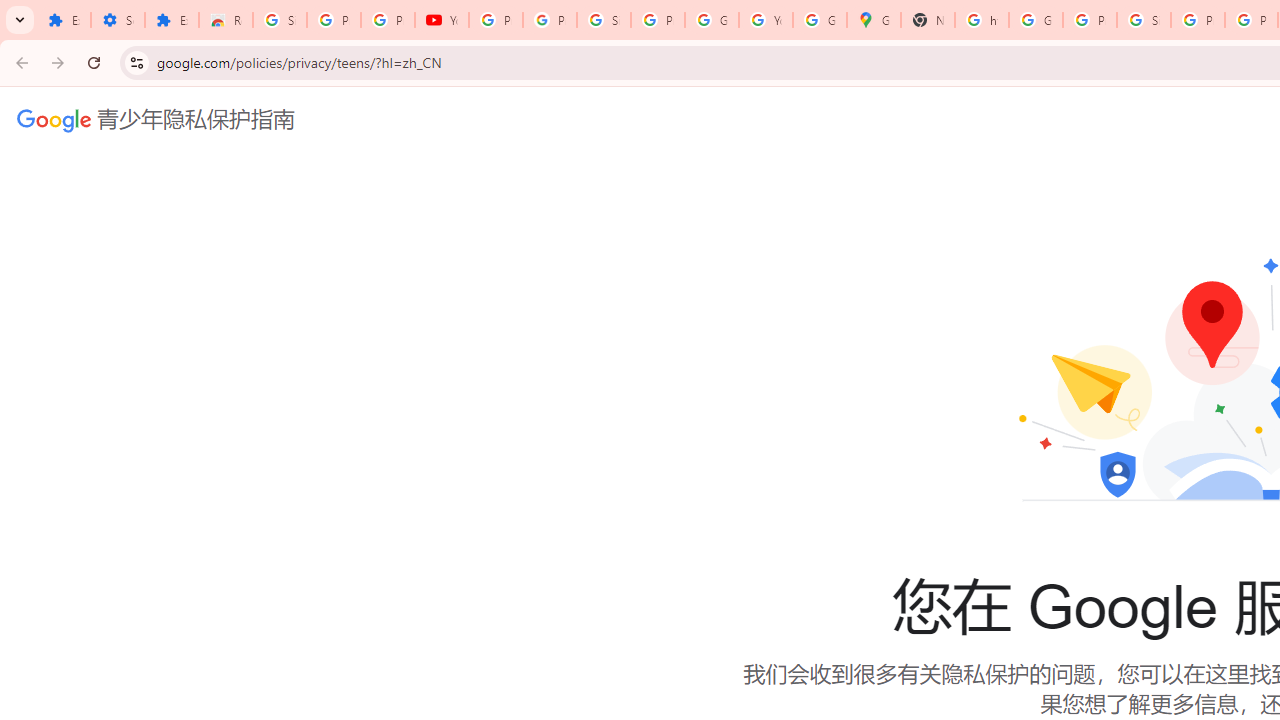  What do you see at coordinates (874, 20) in the screenshot?
I see `'Google Maps'` at bounding box center [874, 20].